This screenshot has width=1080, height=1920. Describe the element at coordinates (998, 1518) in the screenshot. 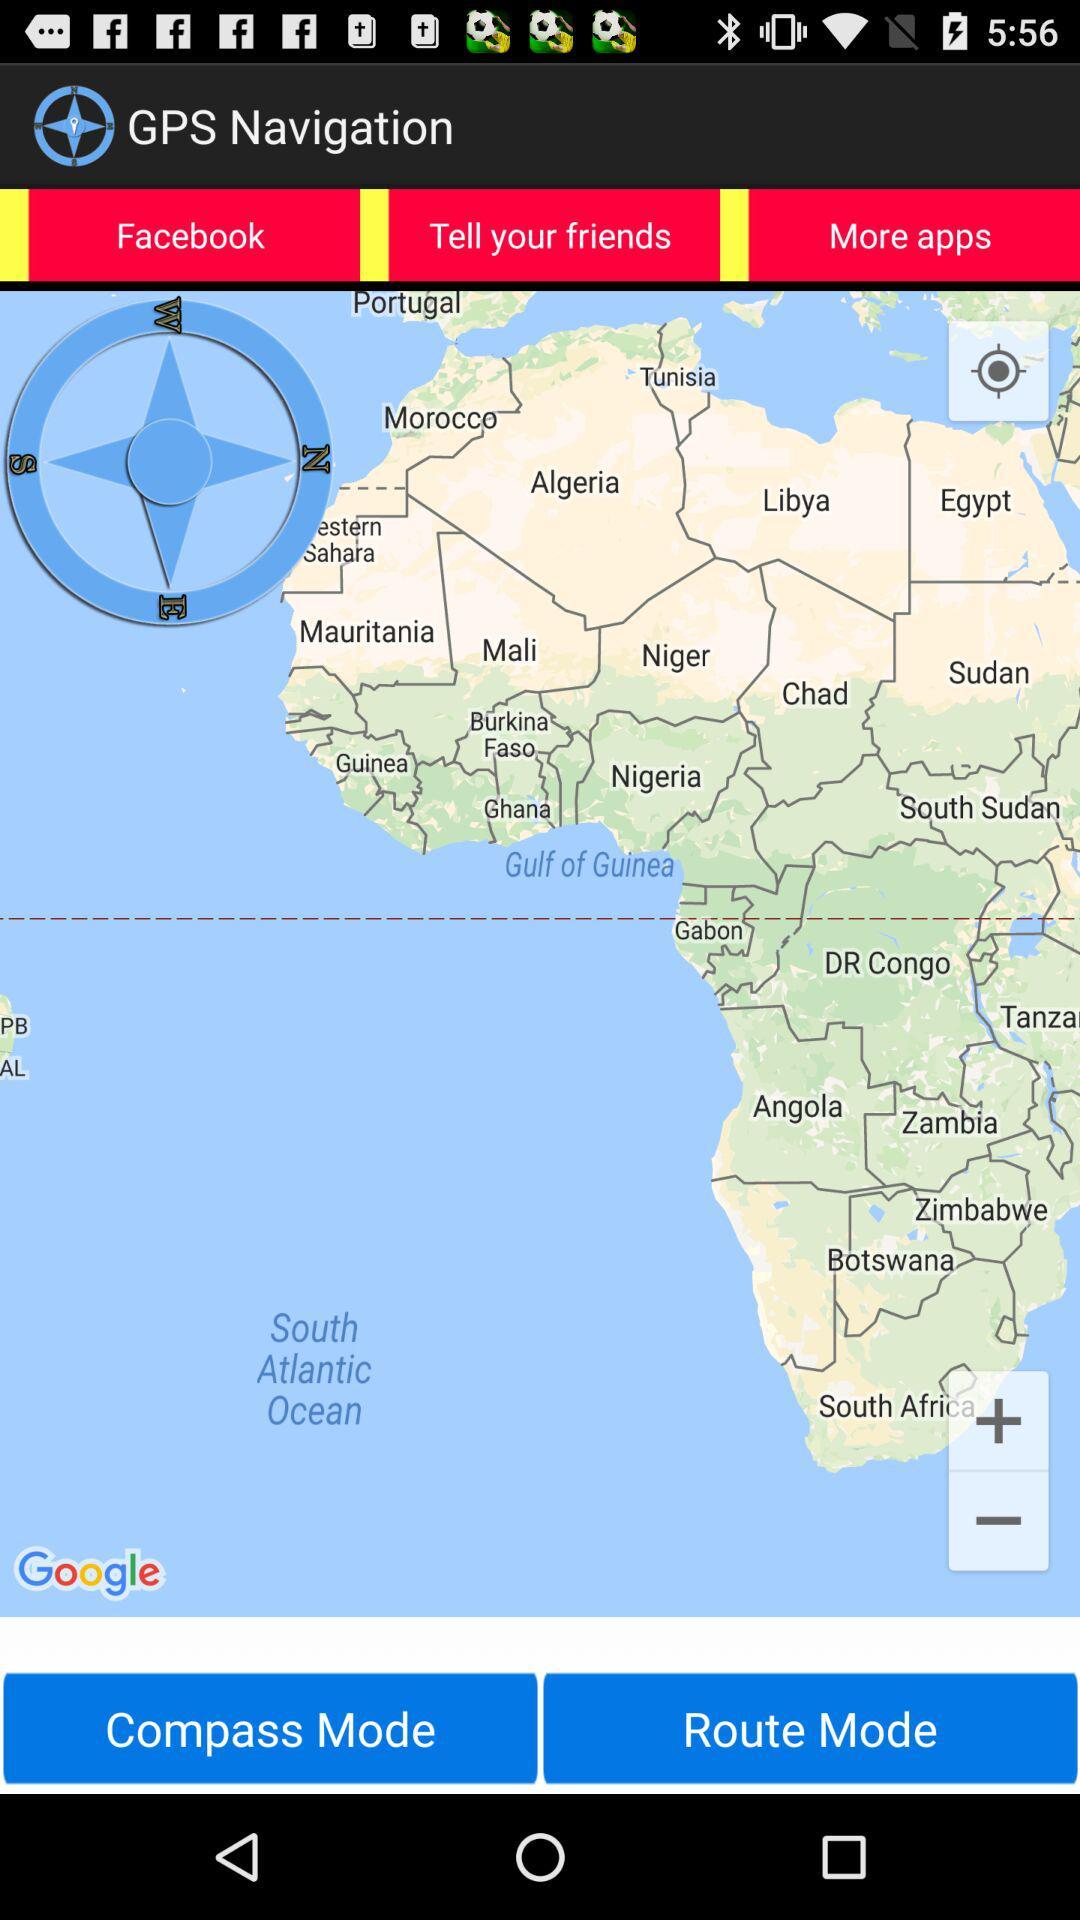

I see `the add icon` at that location.